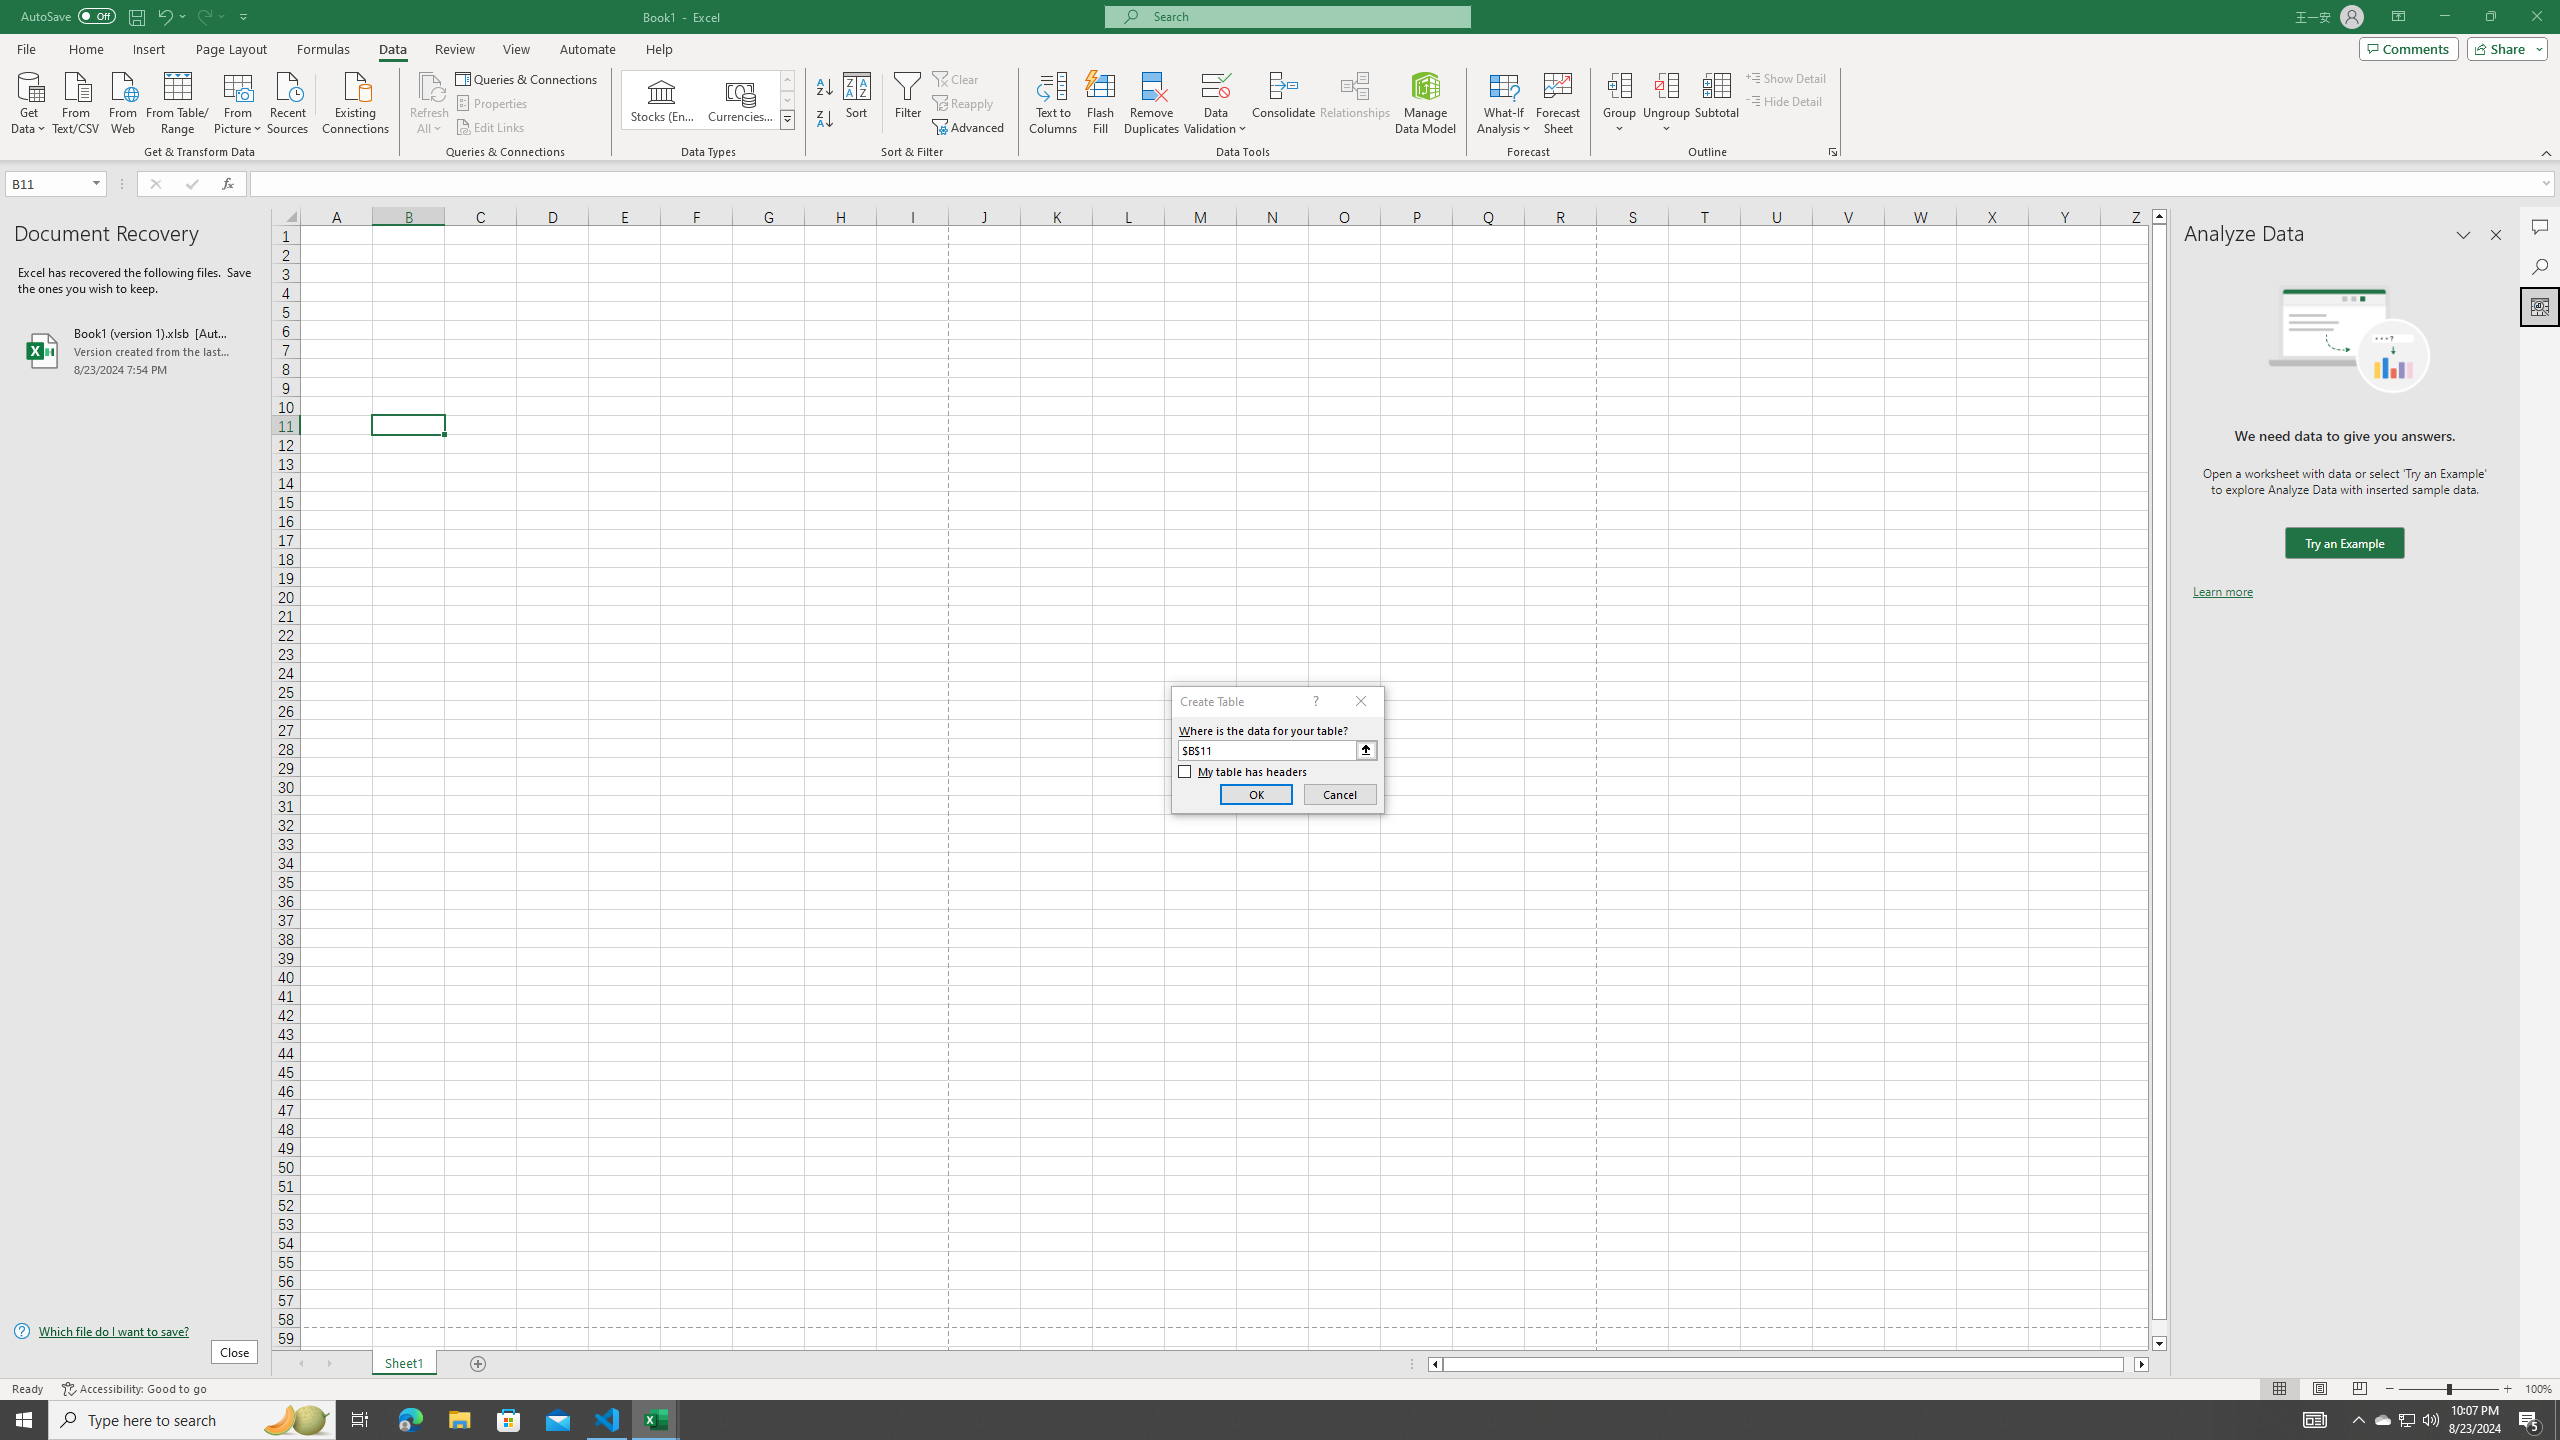 This screenshot has height=1440, width=2560. What do you see at coordinates (1424, 103) in the screenshot?
I see `'Manage Data Model'` at bounding box center [1424, 103].